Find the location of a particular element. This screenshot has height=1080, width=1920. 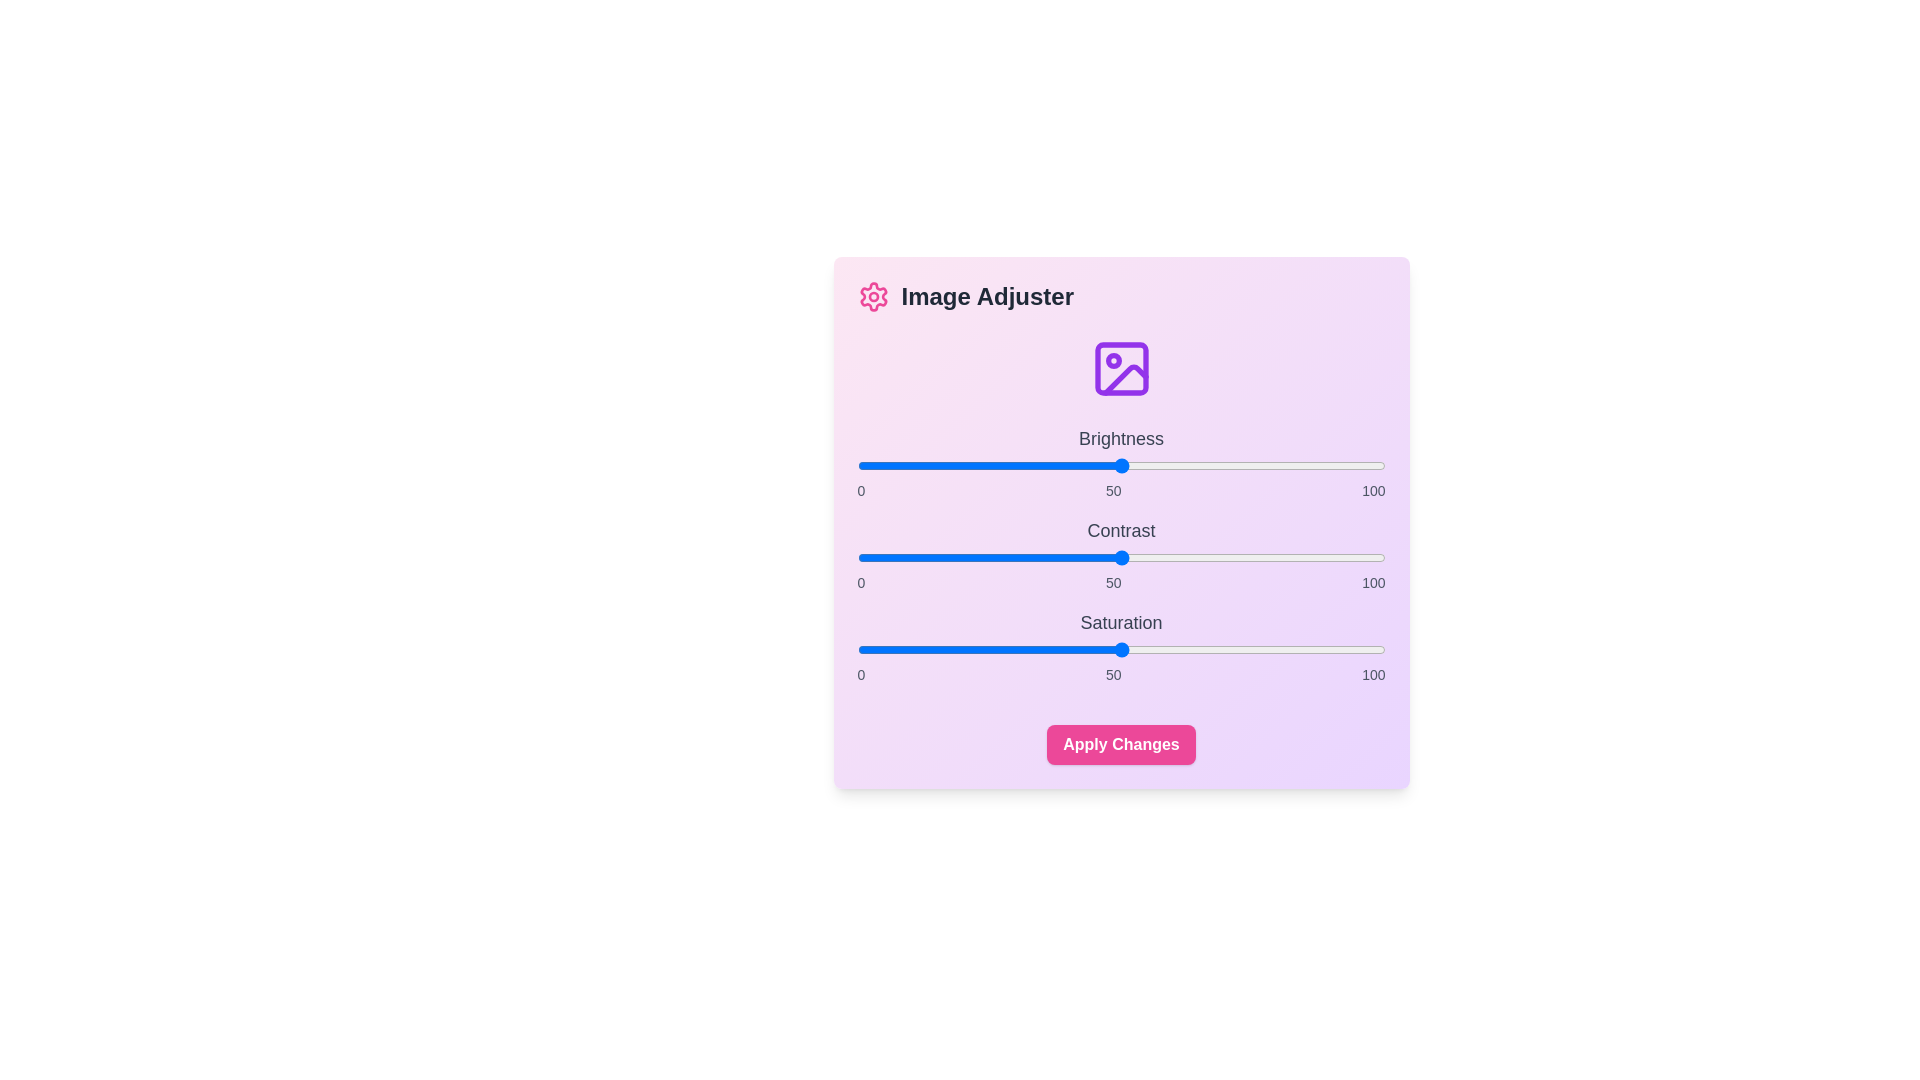

the contrast slider to 20 percent is located at coordinates (963, 558).